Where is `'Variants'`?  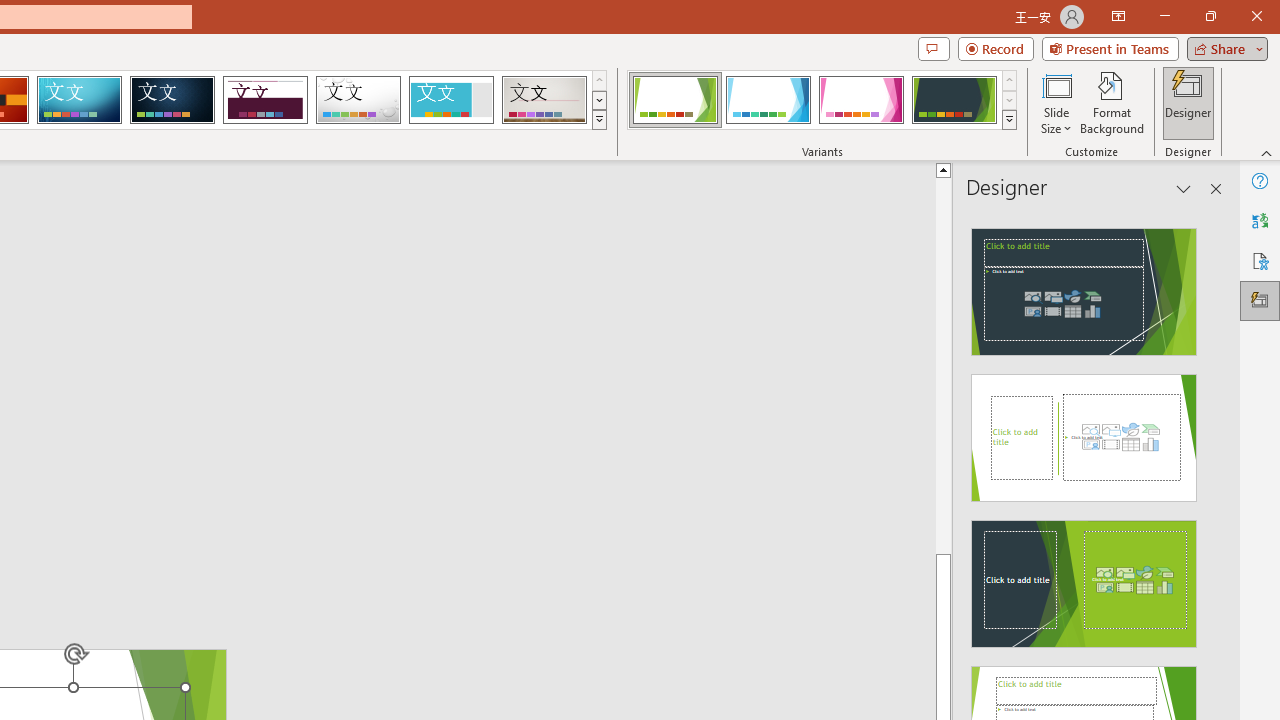 'Variants' is located at coordinates (1009, 120).